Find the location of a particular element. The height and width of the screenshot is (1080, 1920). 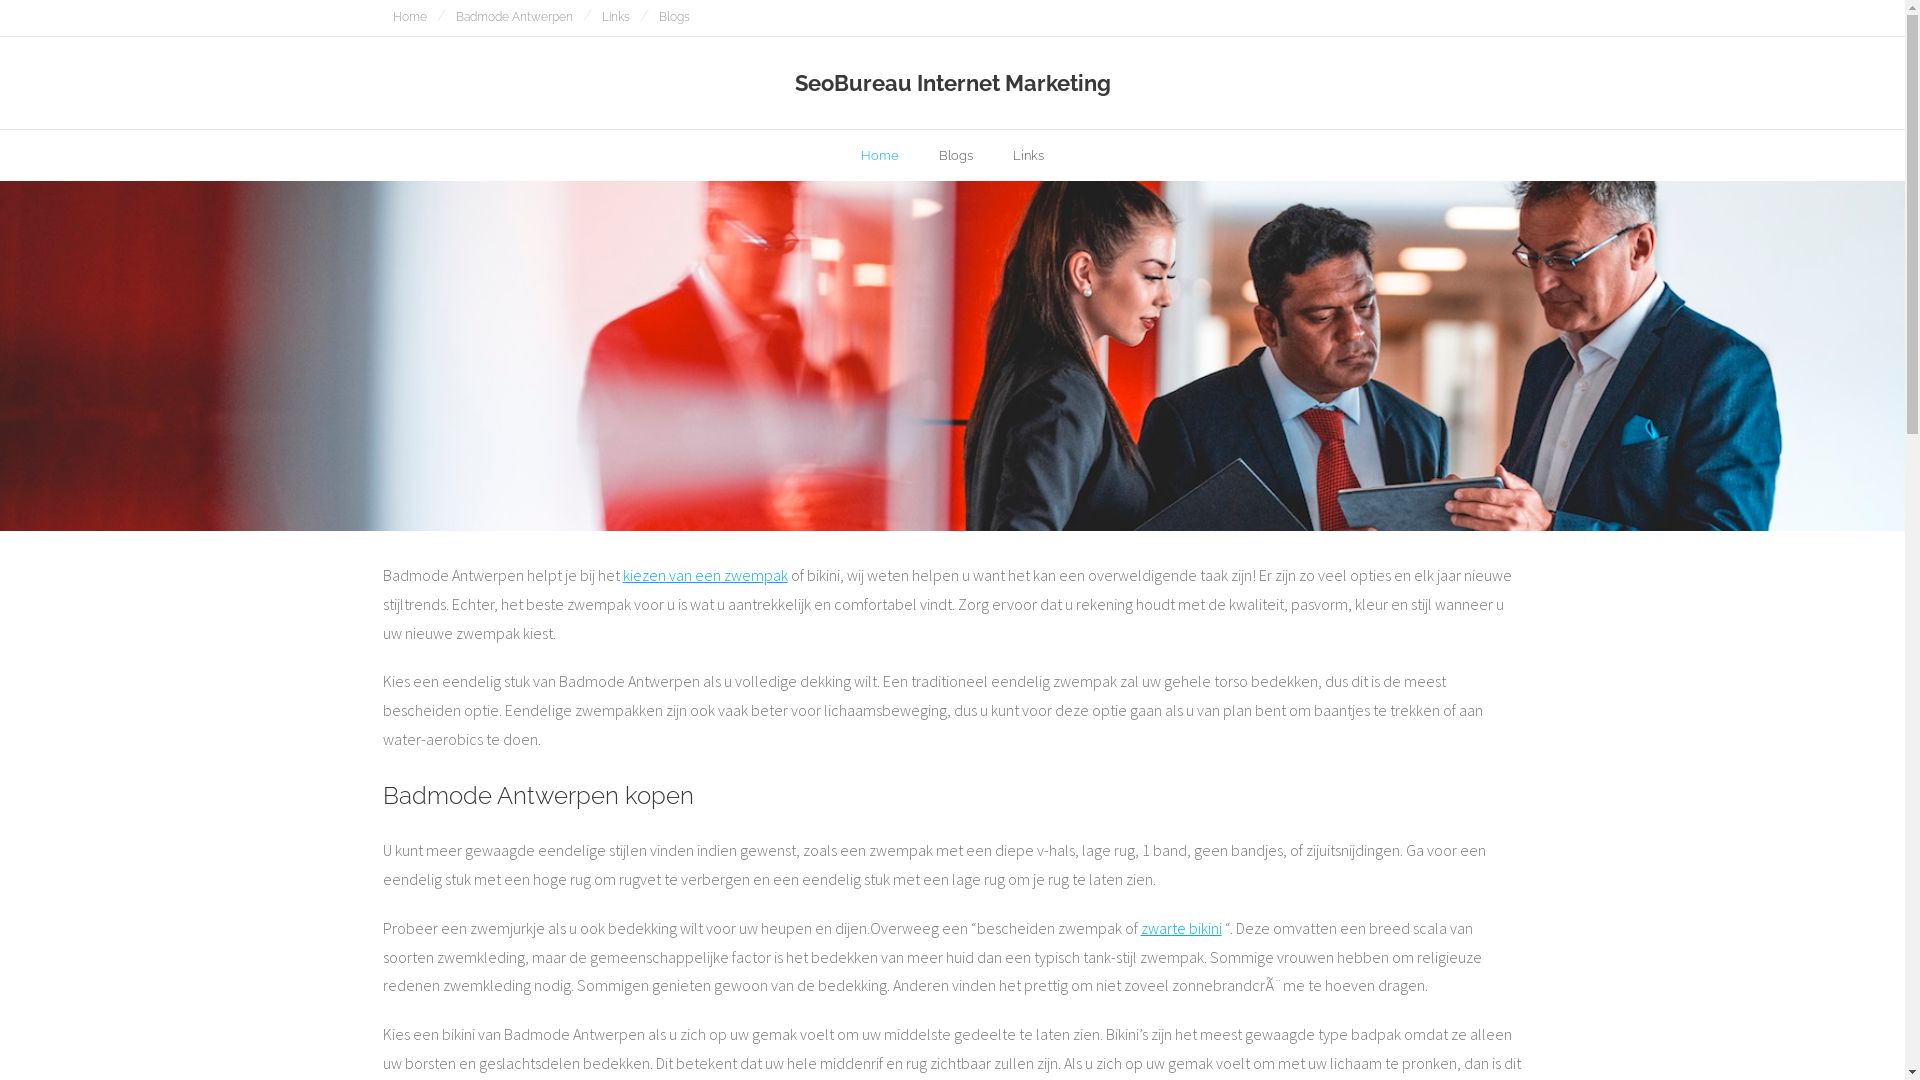

'Home' is located at coordinates (840, 154).